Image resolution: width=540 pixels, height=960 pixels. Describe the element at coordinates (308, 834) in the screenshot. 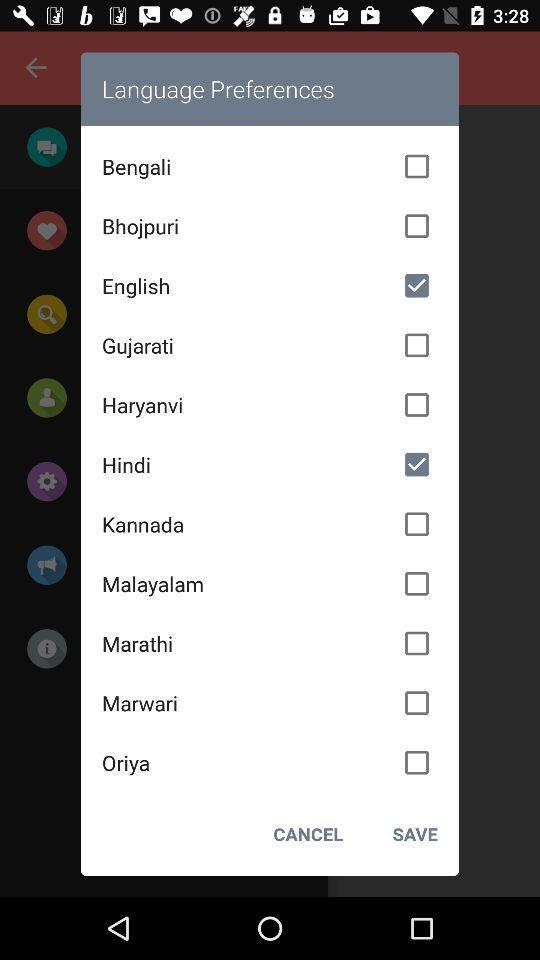

I see `the icon to the left of the save` at that location.